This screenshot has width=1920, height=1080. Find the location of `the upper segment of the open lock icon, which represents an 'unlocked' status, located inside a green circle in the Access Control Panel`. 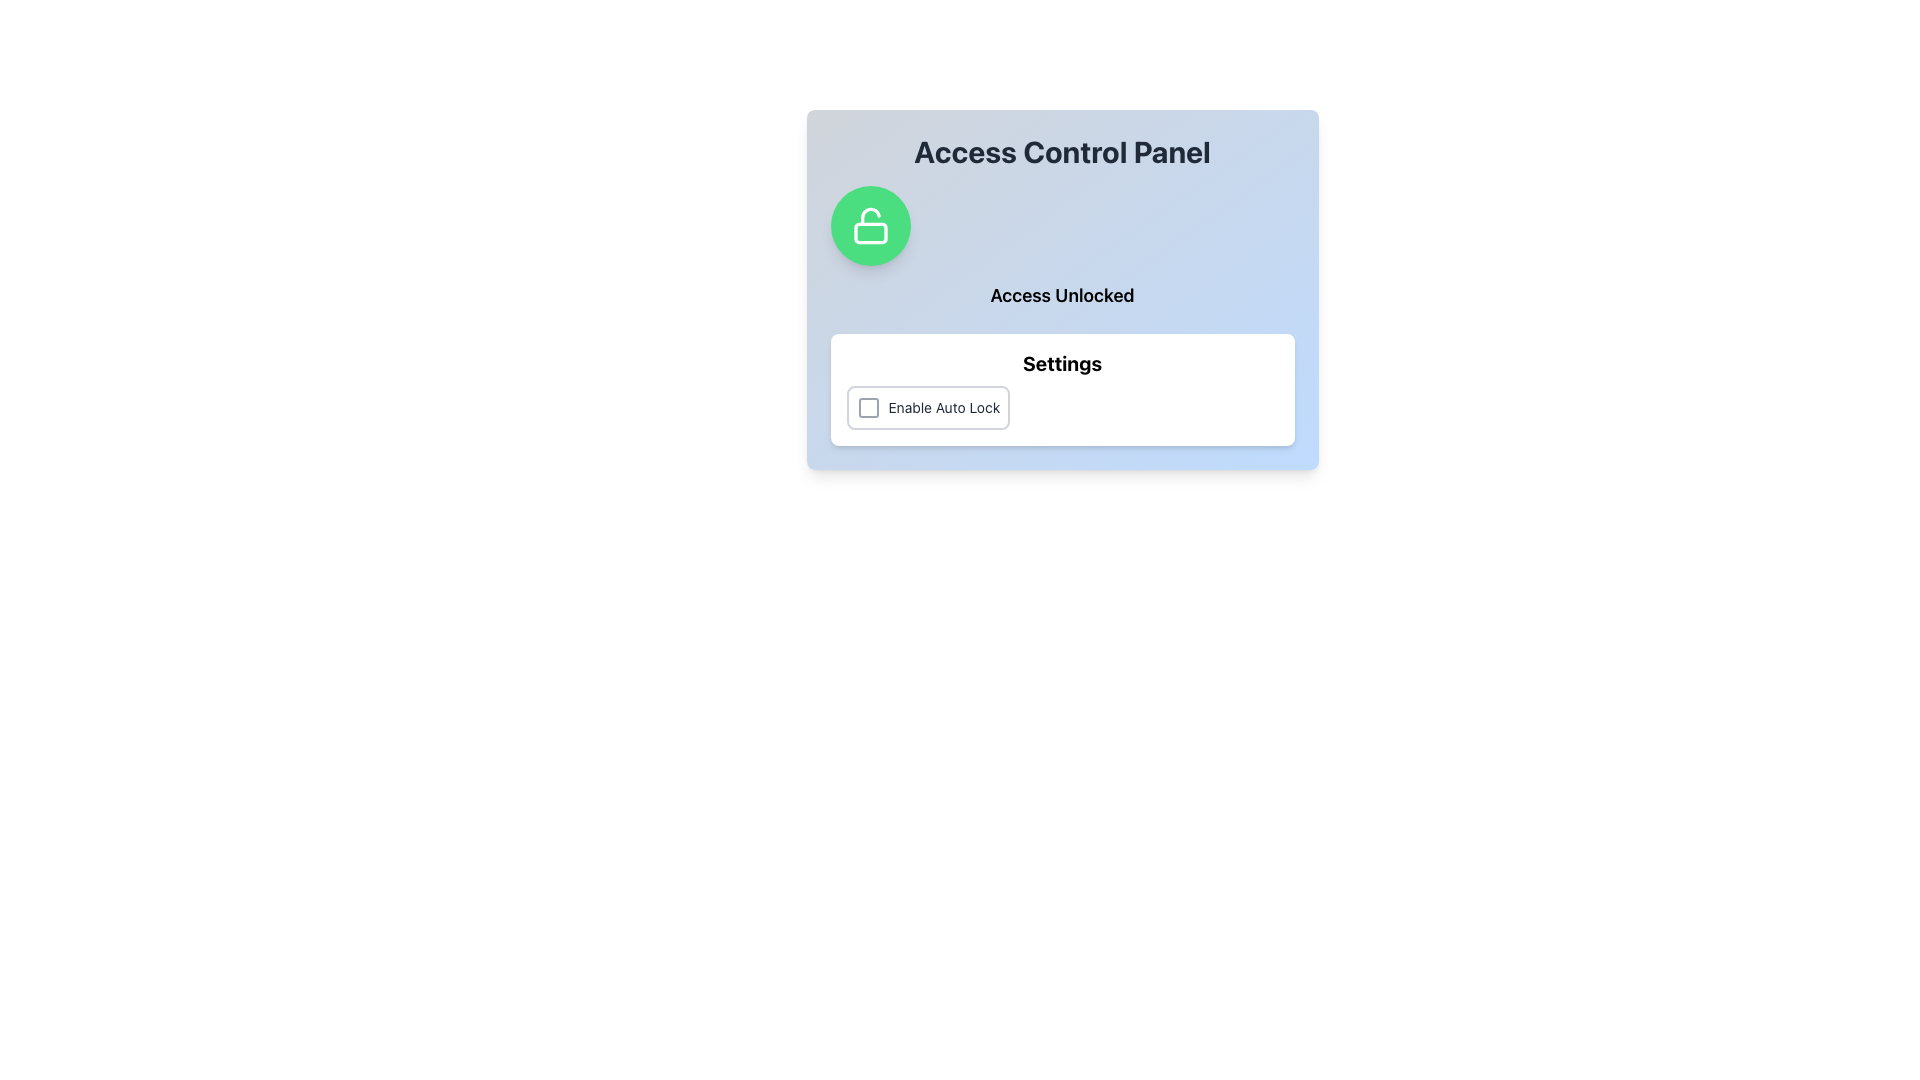

the upper segment of the open lock icon, which represents an 'unlocked' status, located inside a green circle in the Access Control Panel is located at coordinates (870, 216).